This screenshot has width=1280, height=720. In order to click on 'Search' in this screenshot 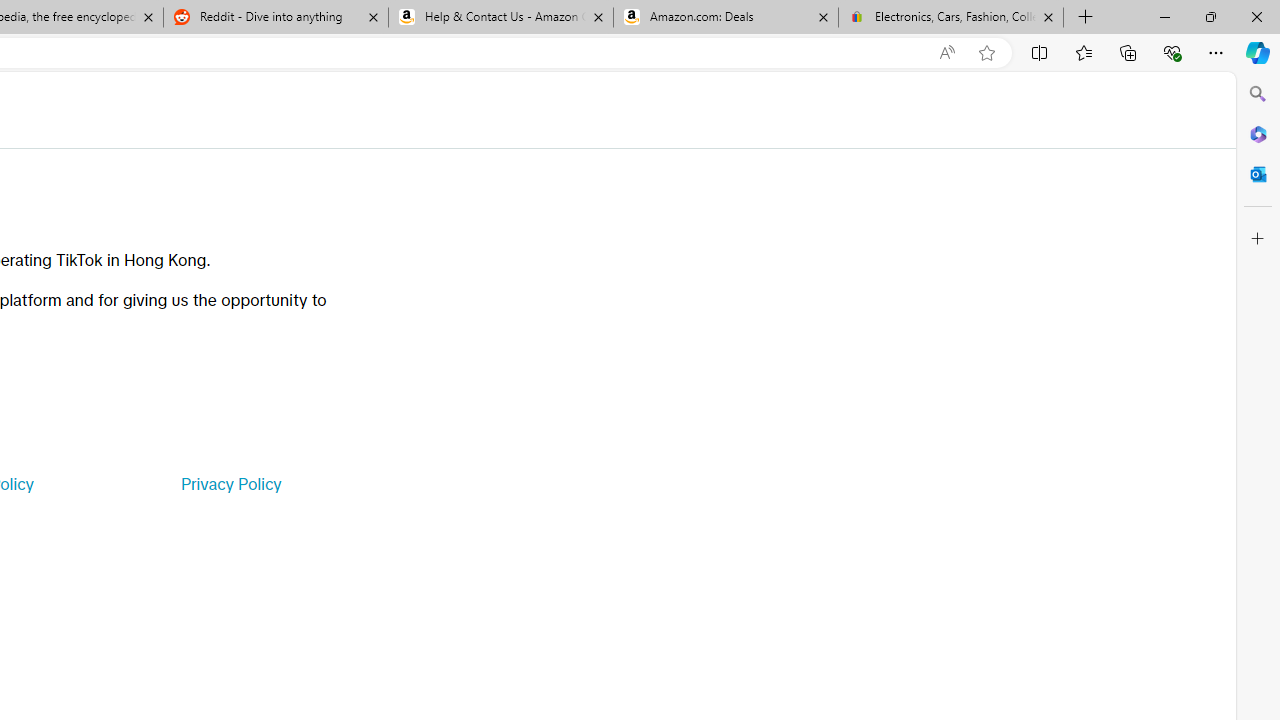, I will do `click(1257, 94)`.